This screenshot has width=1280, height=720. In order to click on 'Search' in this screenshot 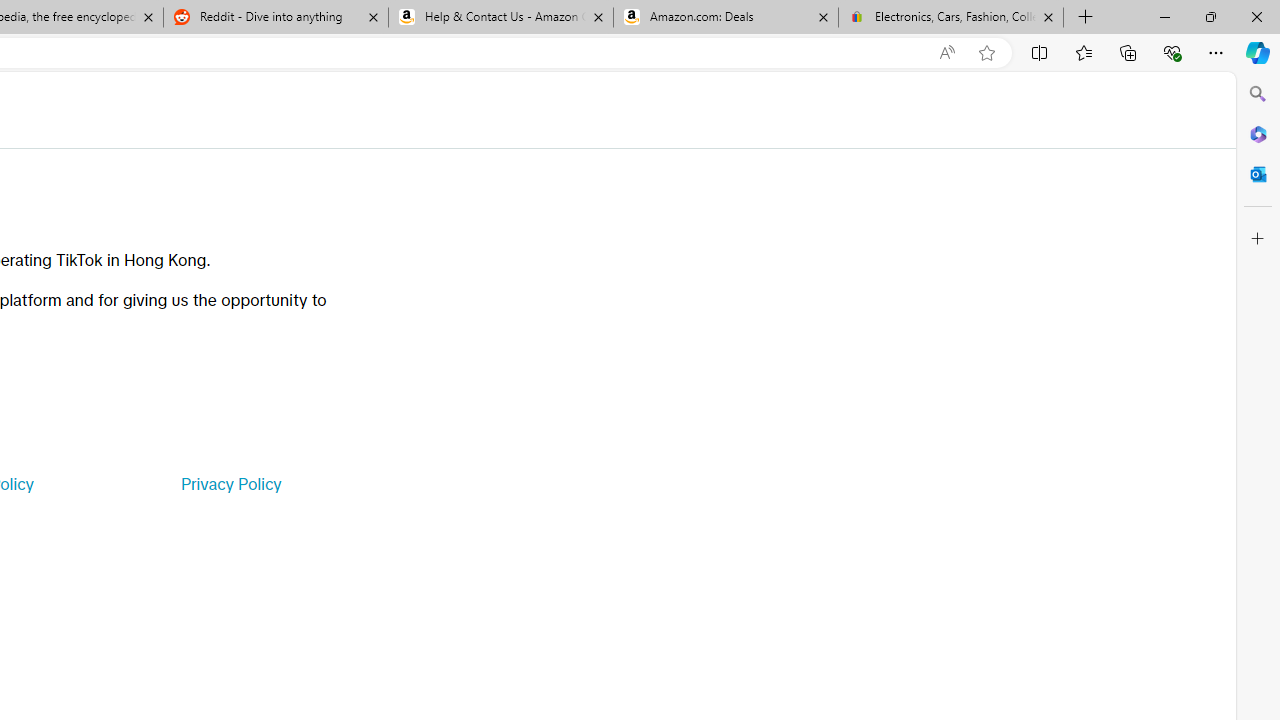, I will do `click(1257, 94)`.